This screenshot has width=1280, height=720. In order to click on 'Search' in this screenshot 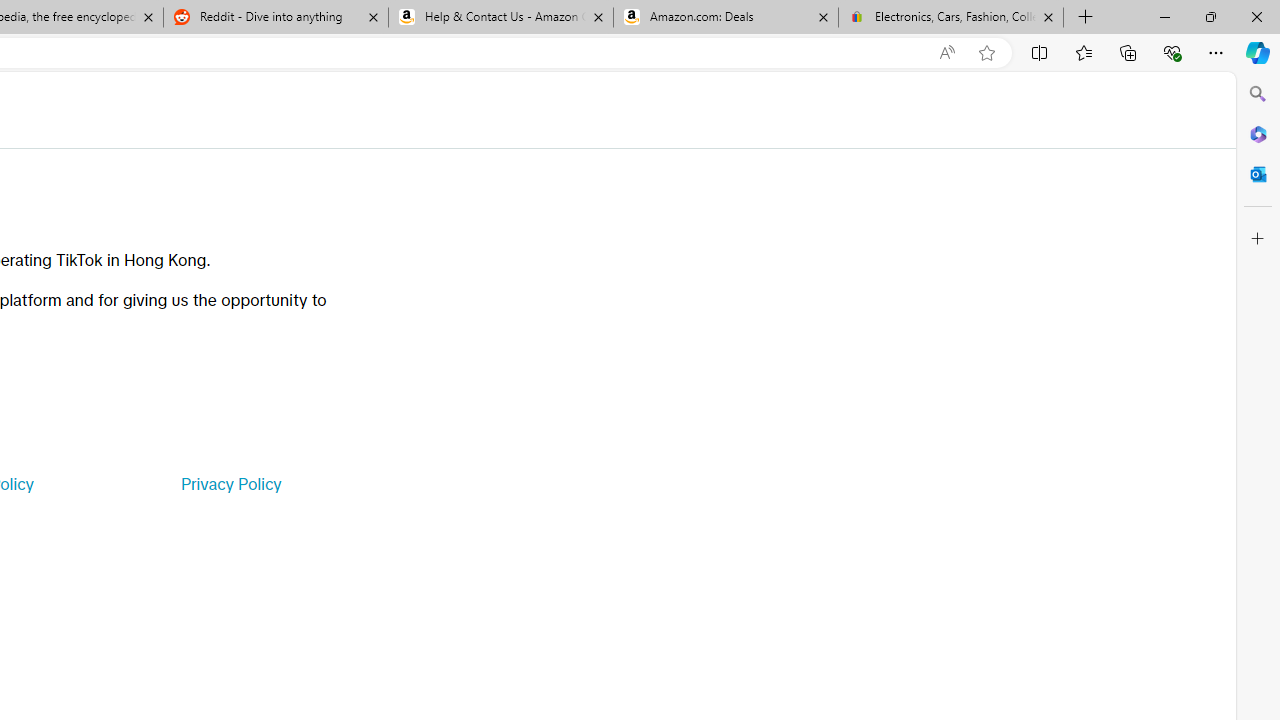, I will do `click(1257, 94)`.